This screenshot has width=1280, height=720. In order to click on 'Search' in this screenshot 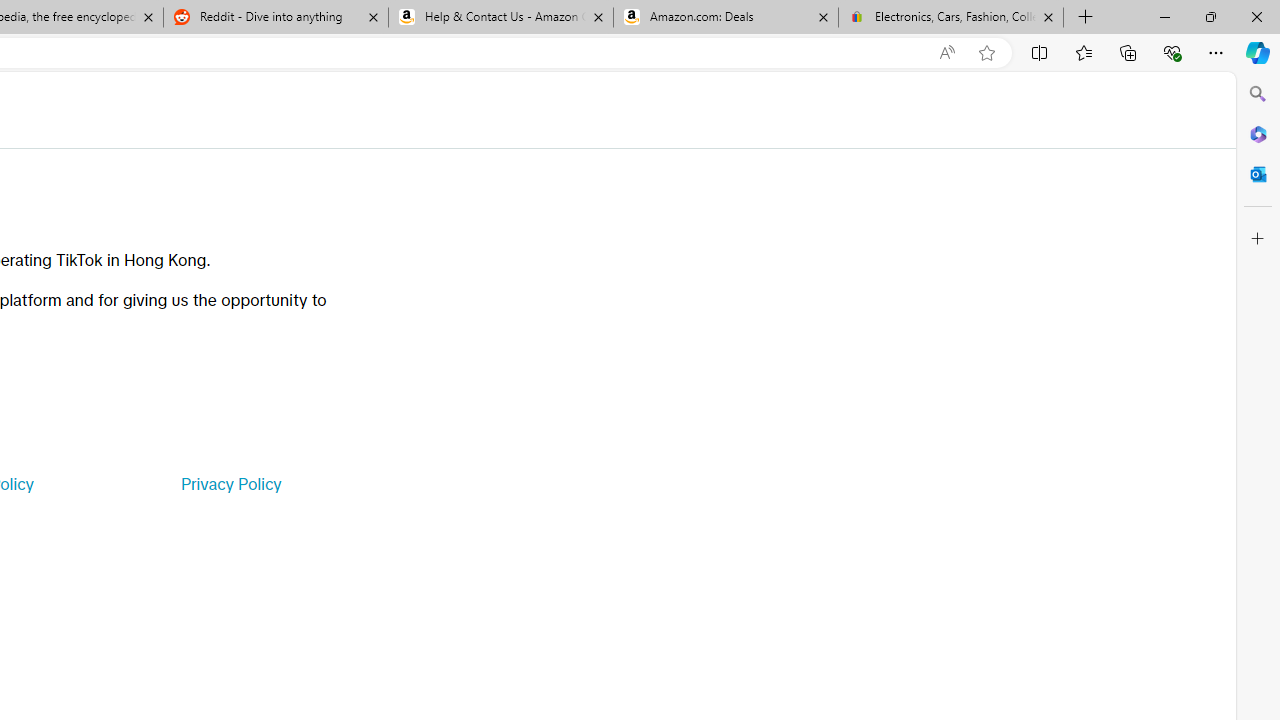, I will do `click(1257, 94)`.